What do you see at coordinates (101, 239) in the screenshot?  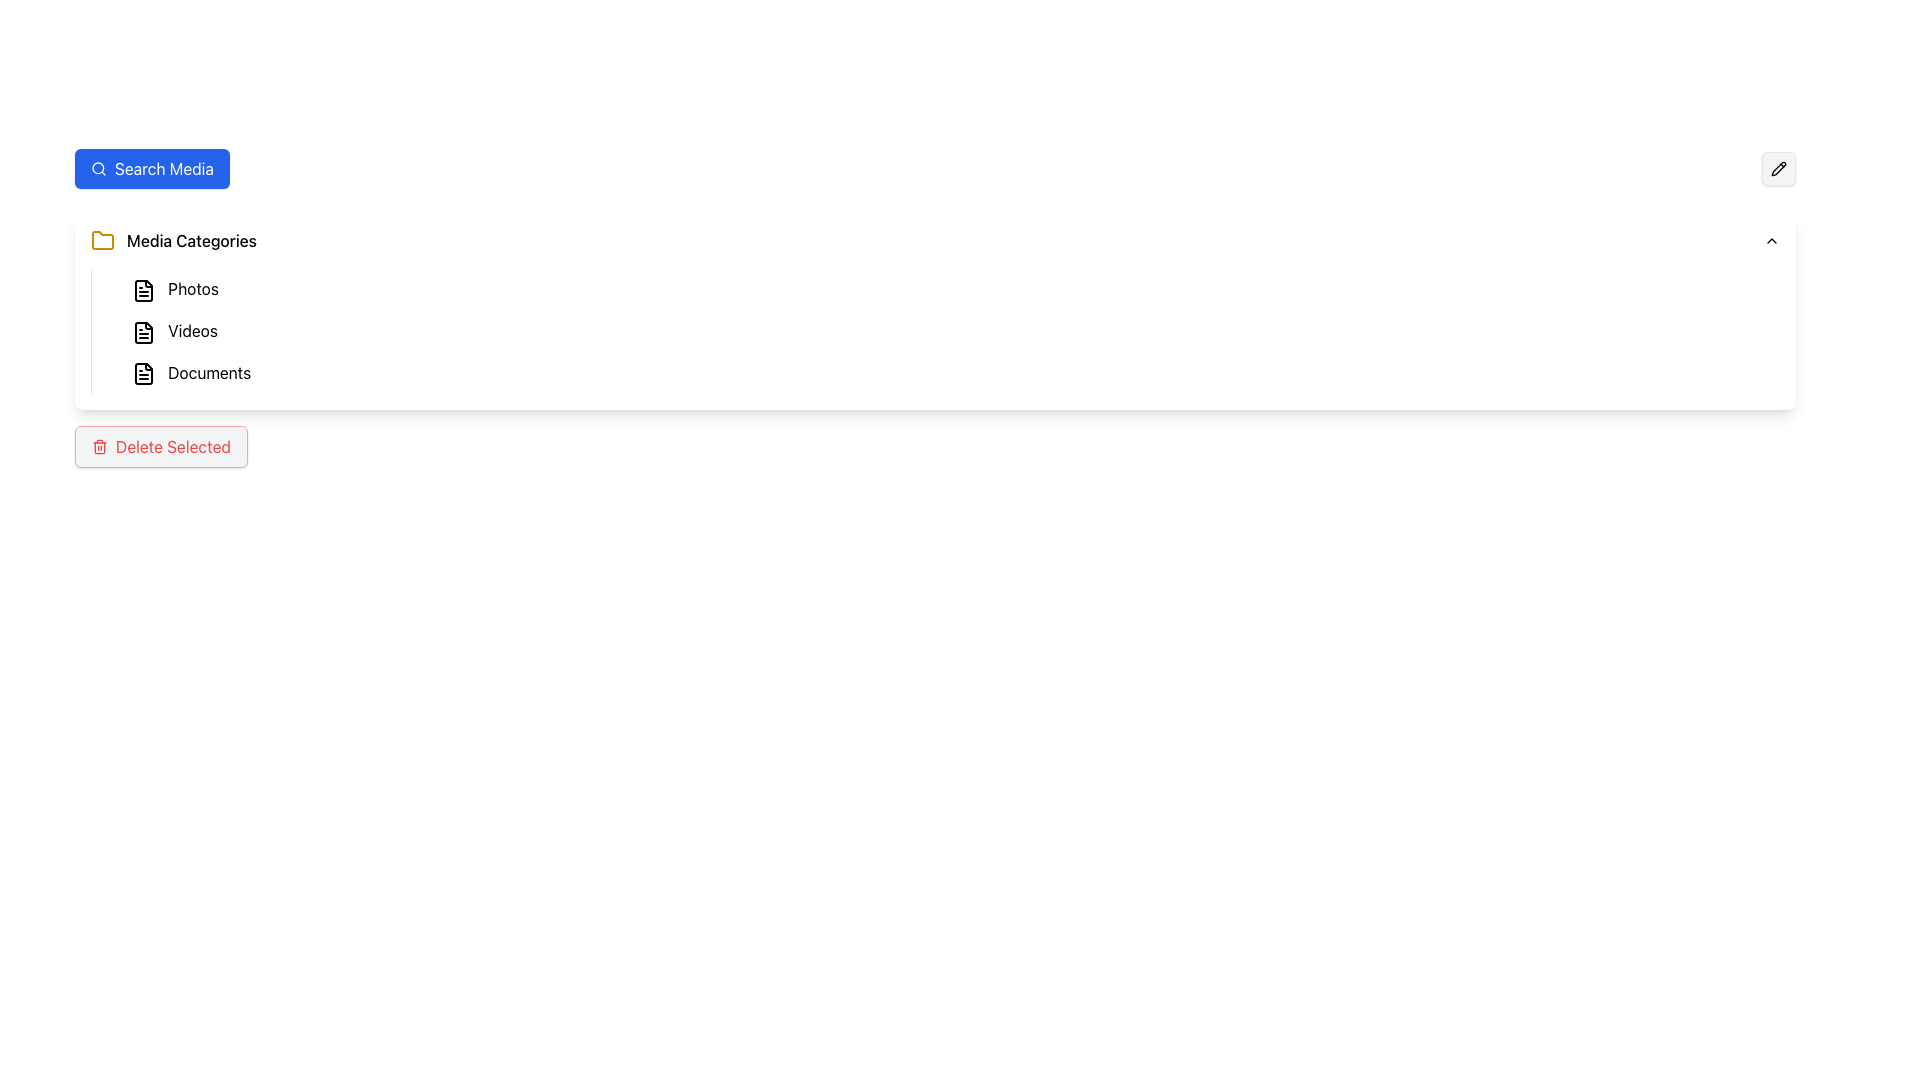 I see `the yellow folder icon located to the left of the 'Media Categories' text label, which is characterized by its modern flat design with a slightly curved top edge` at bounding box center [101, 239].